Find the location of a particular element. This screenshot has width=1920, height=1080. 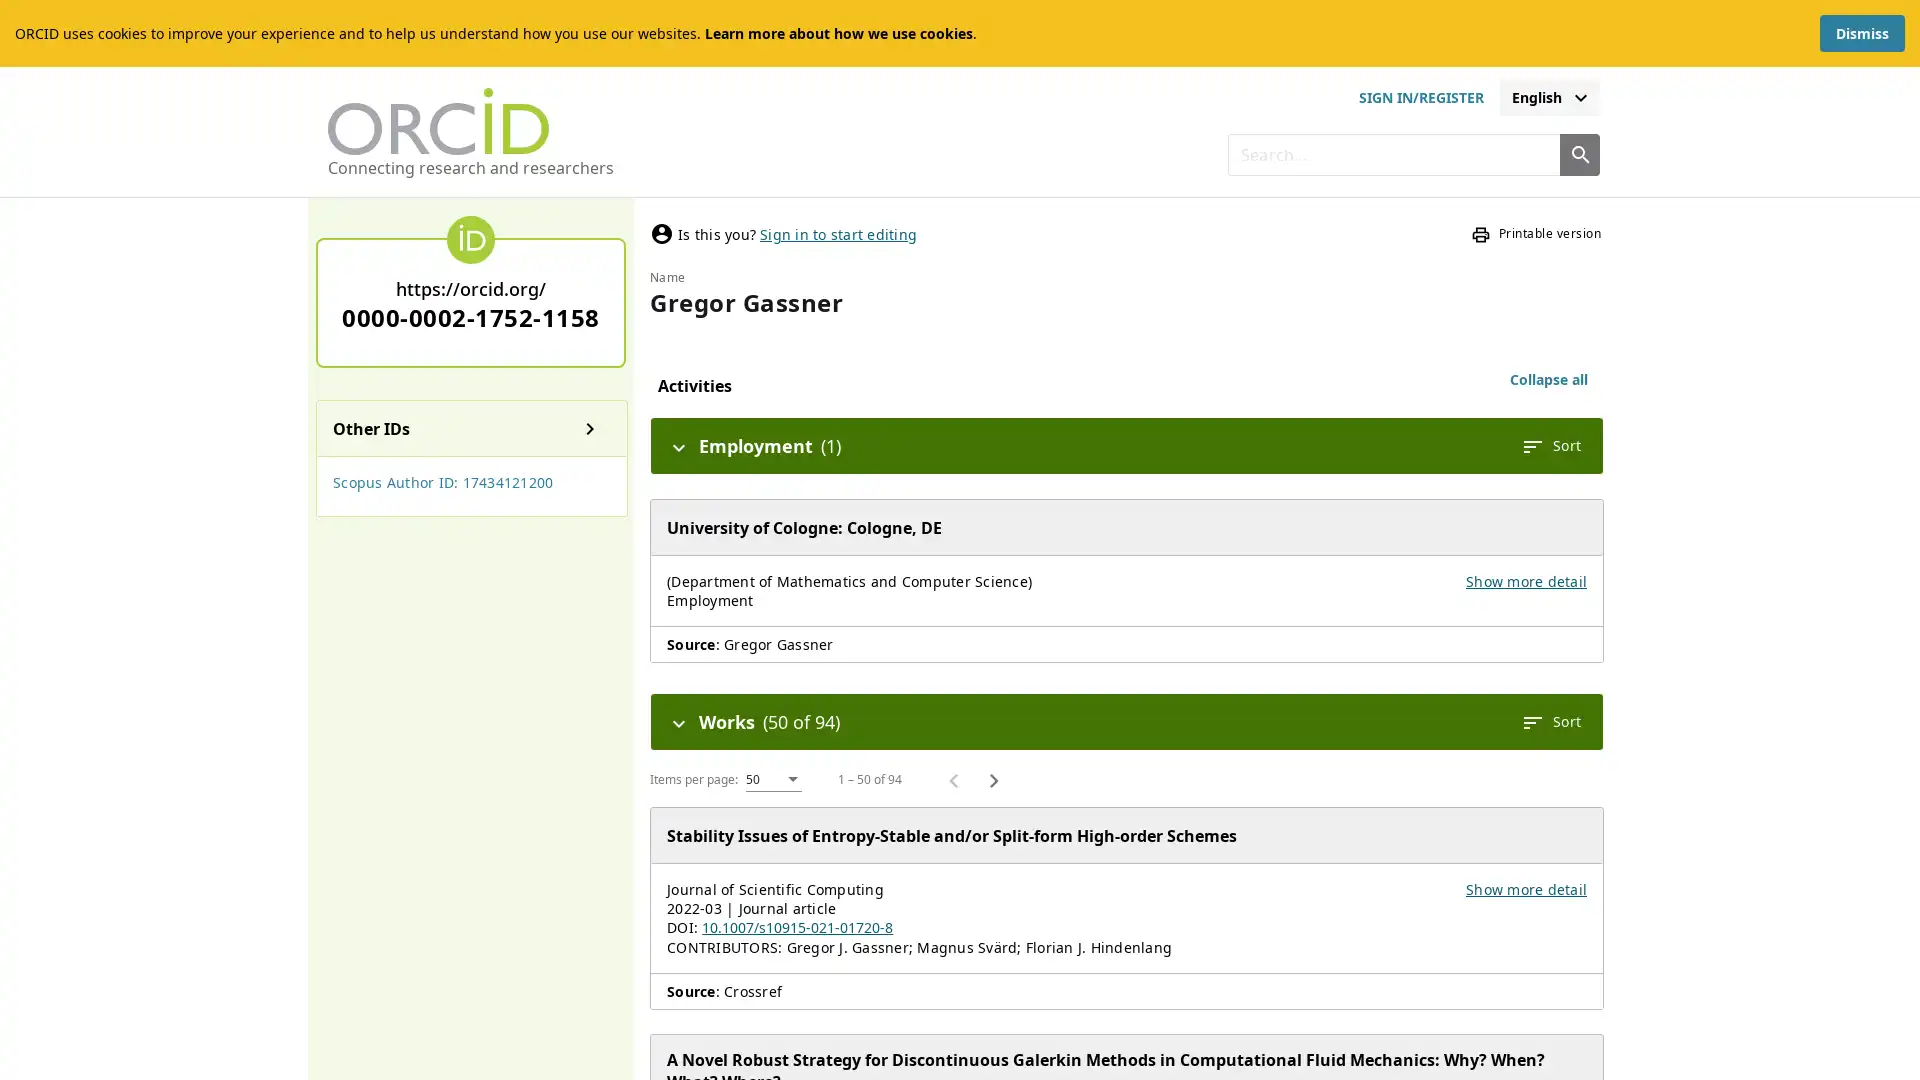

Show more detail is located at coordinates (1525, 888).